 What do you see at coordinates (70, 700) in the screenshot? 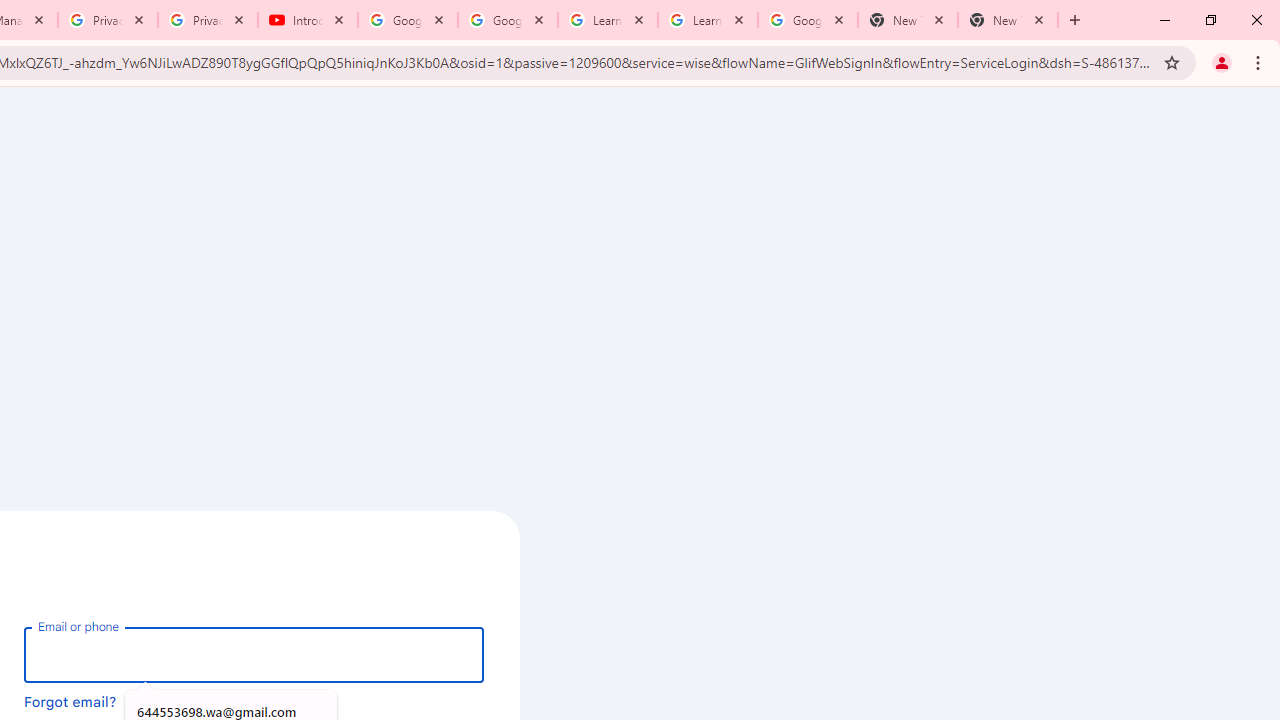
I see `'Forgot email?'` at bounding box center [70, 700].